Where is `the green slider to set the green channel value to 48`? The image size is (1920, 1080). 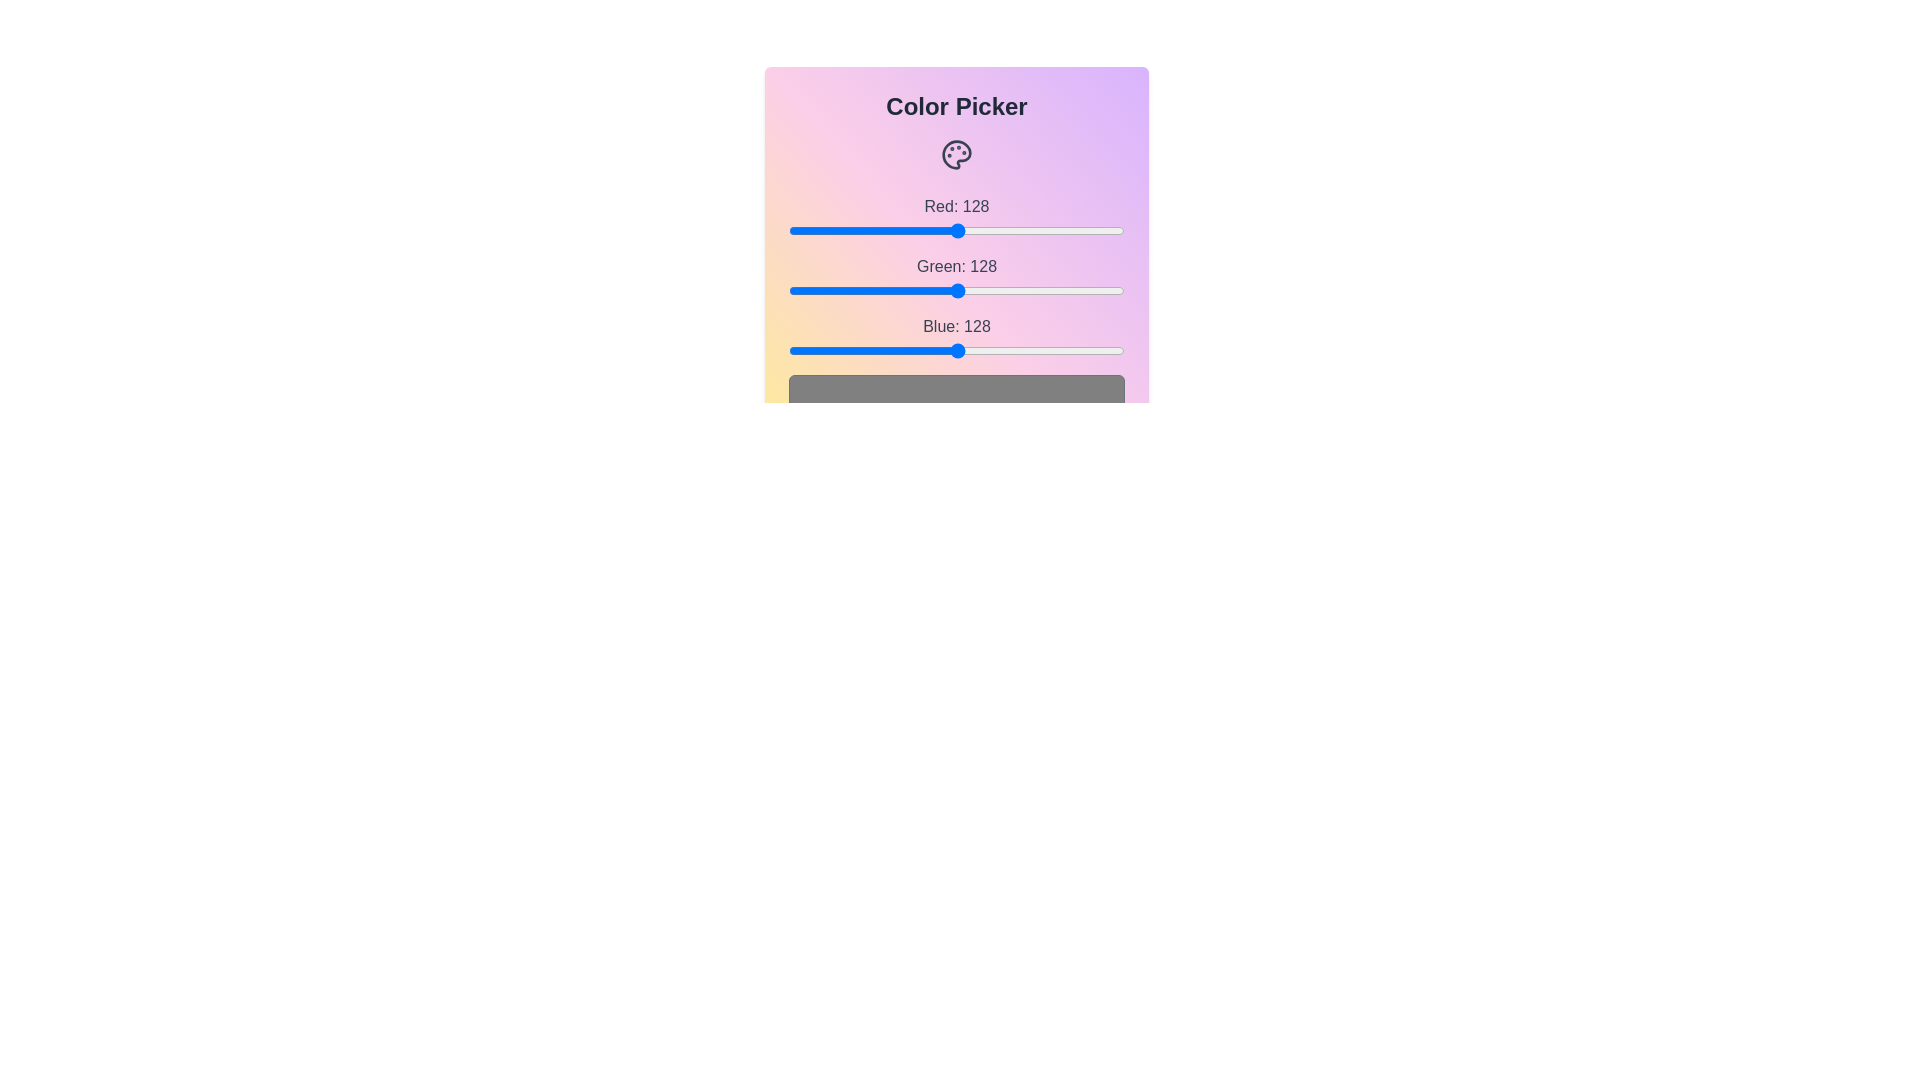 the green slider to set the green channel value to 48 is located at coordinates (852, 290).